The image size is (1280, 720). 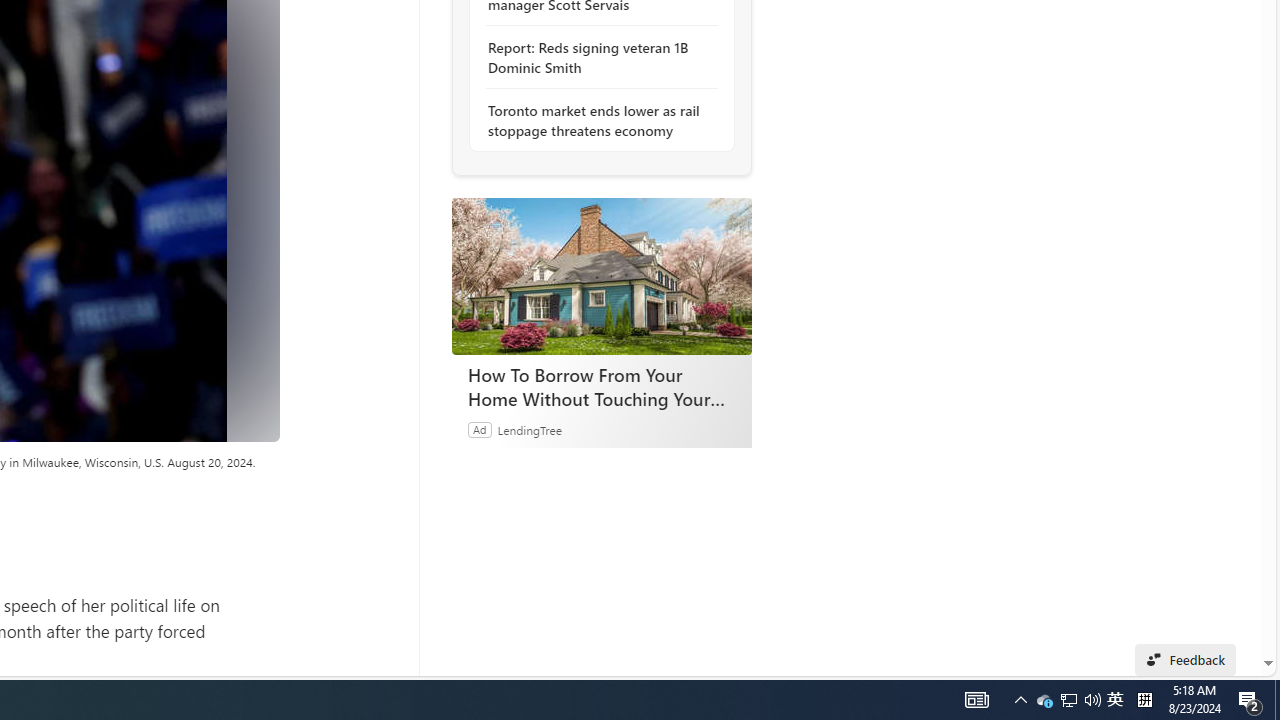 What do you see at coordinates (1068, 698) in the screenshot?
I see `'User Promoted Notification Area'` at bounding box center [1068, 698].